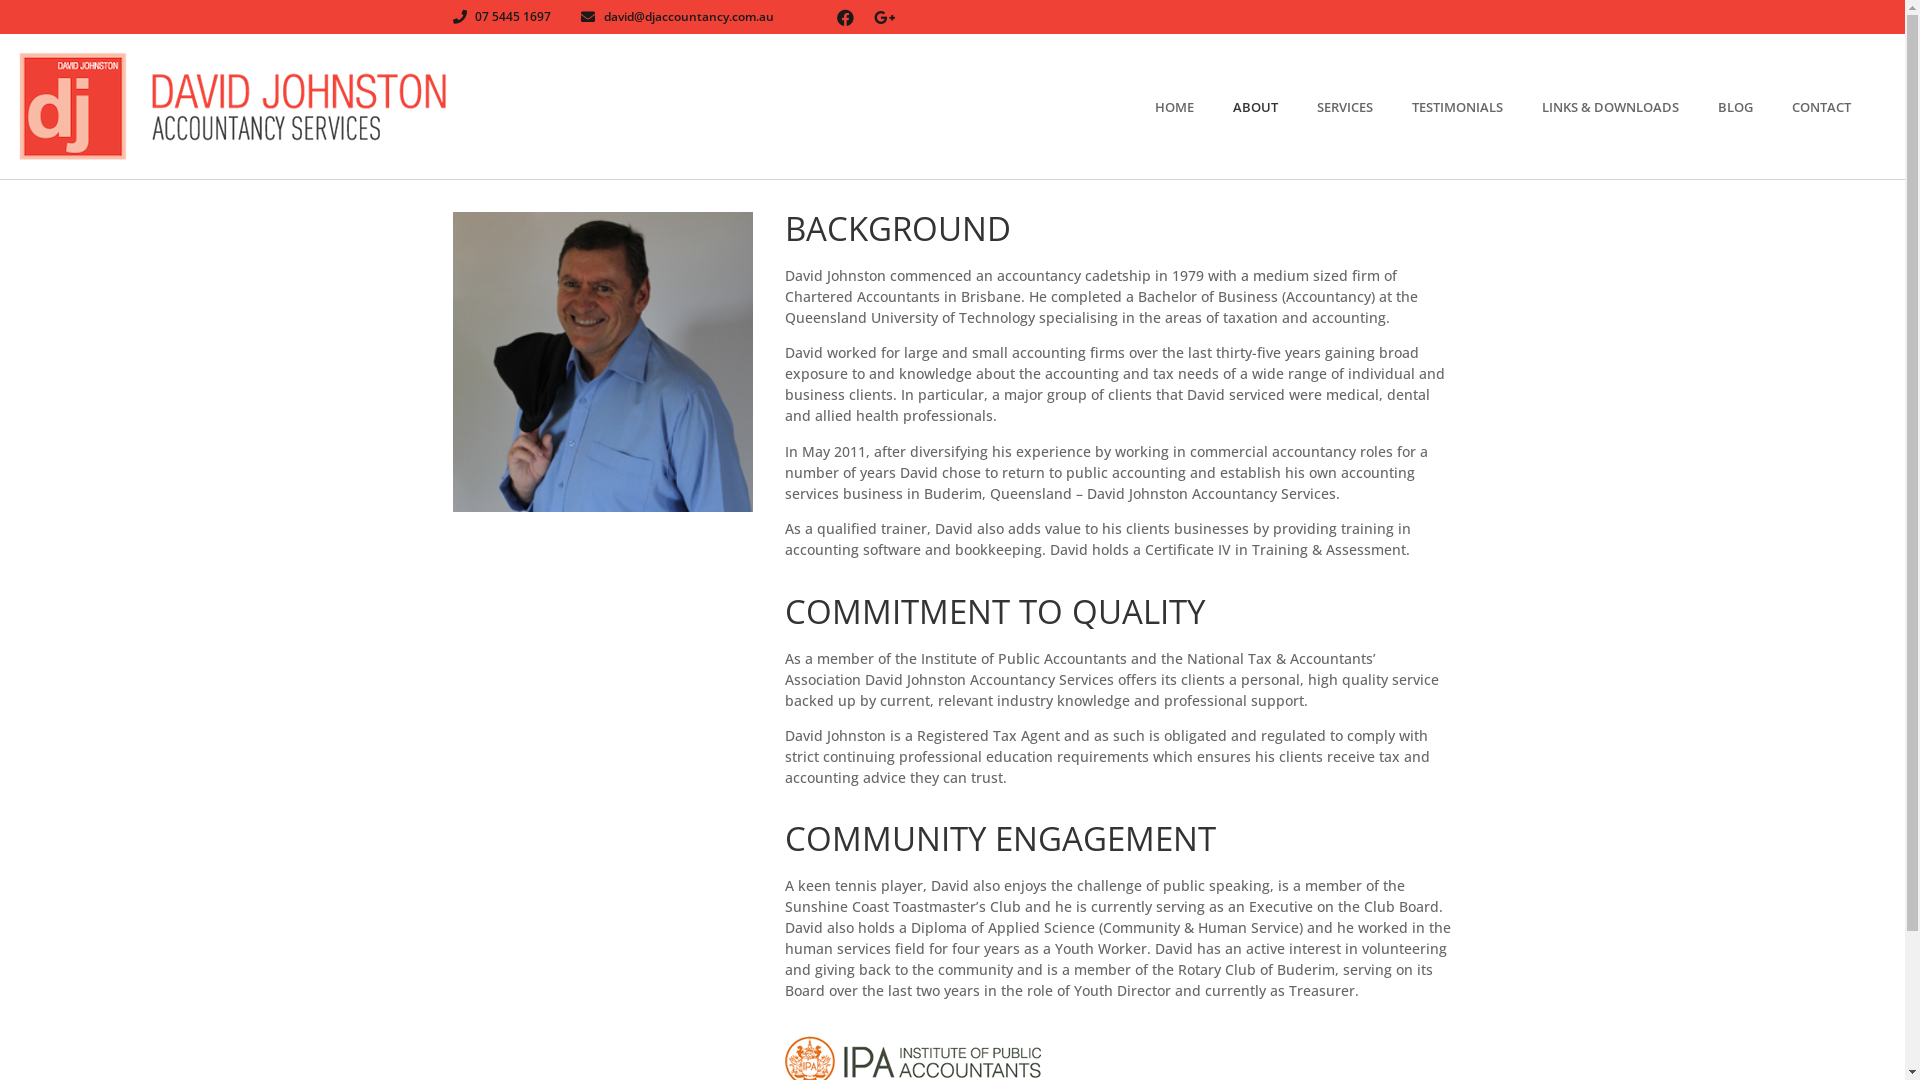  What do you see at coordinates (1194, 107) in the screenshot?
I see `'HOME'` at bounding box center [1194, 107].